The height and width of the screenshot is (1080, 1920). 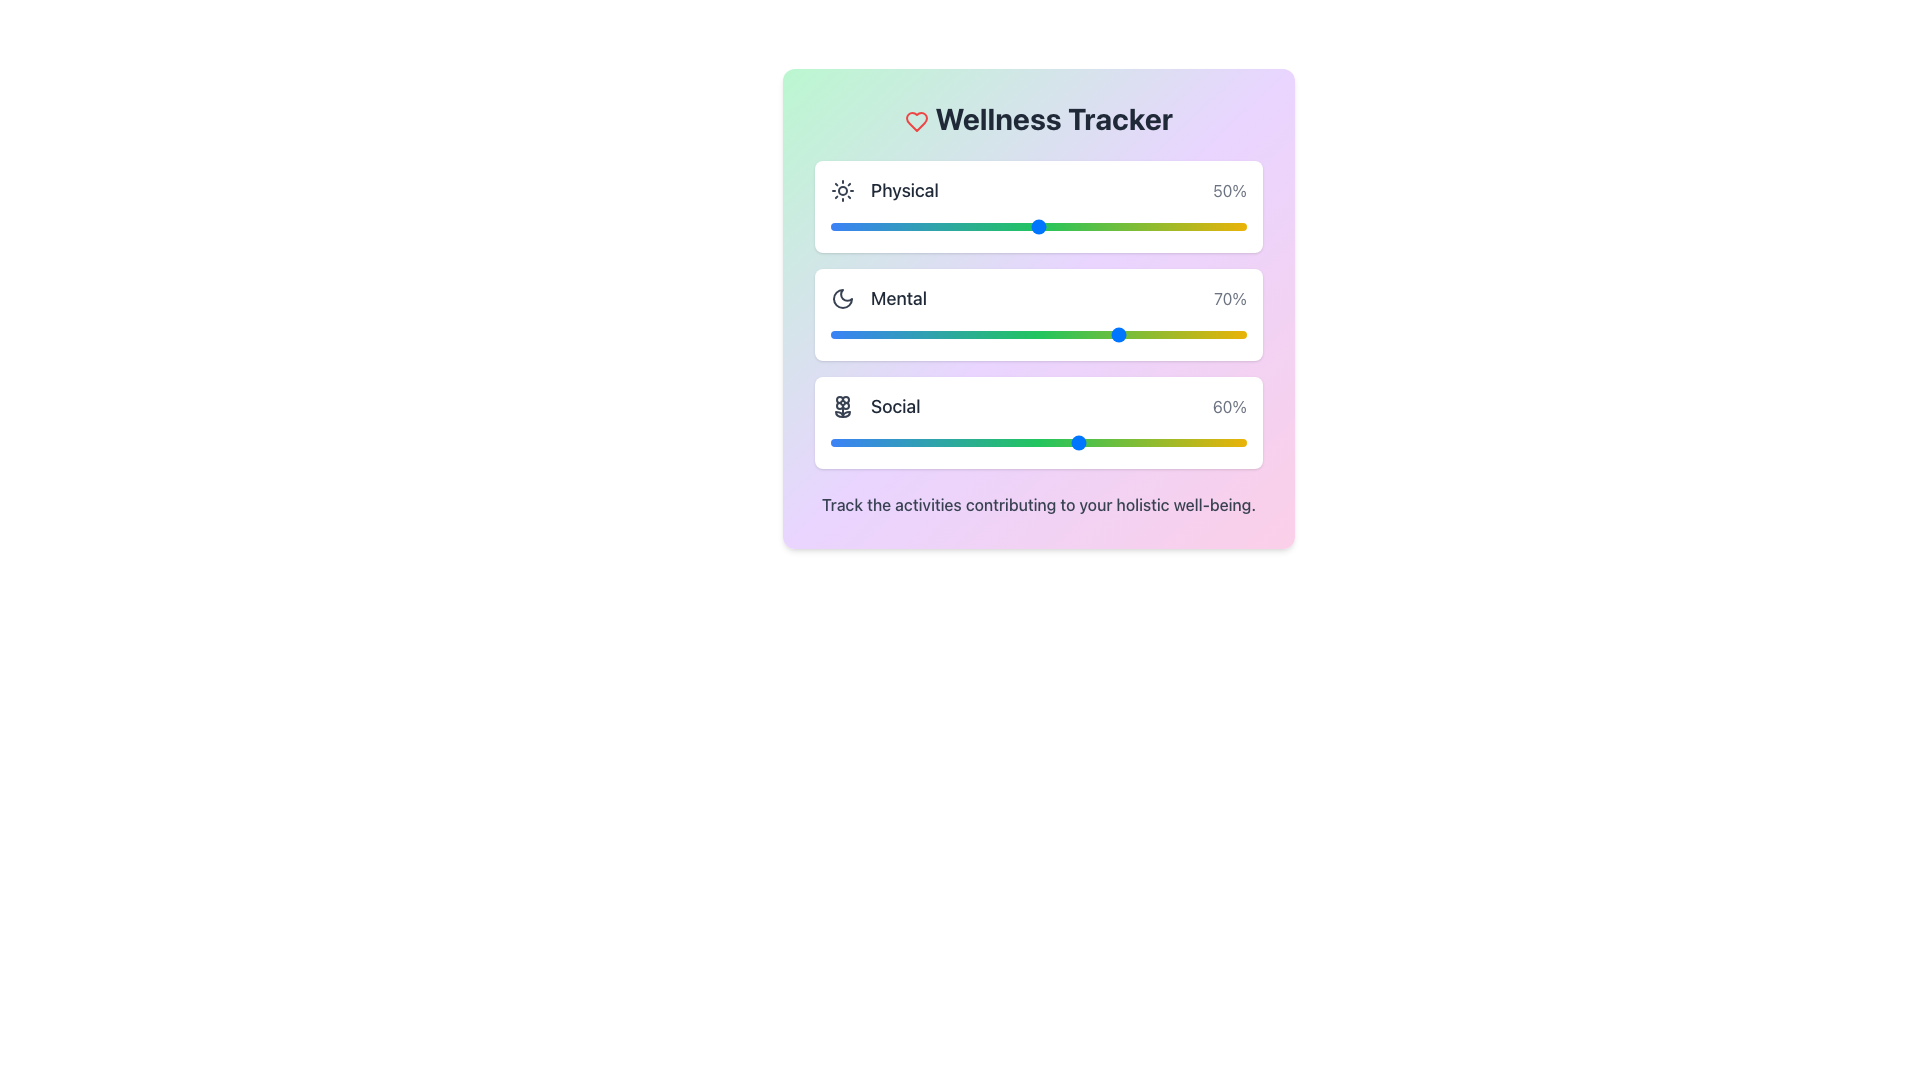 I want to click on the social well-being percentage, so click(x=1180, y=442).